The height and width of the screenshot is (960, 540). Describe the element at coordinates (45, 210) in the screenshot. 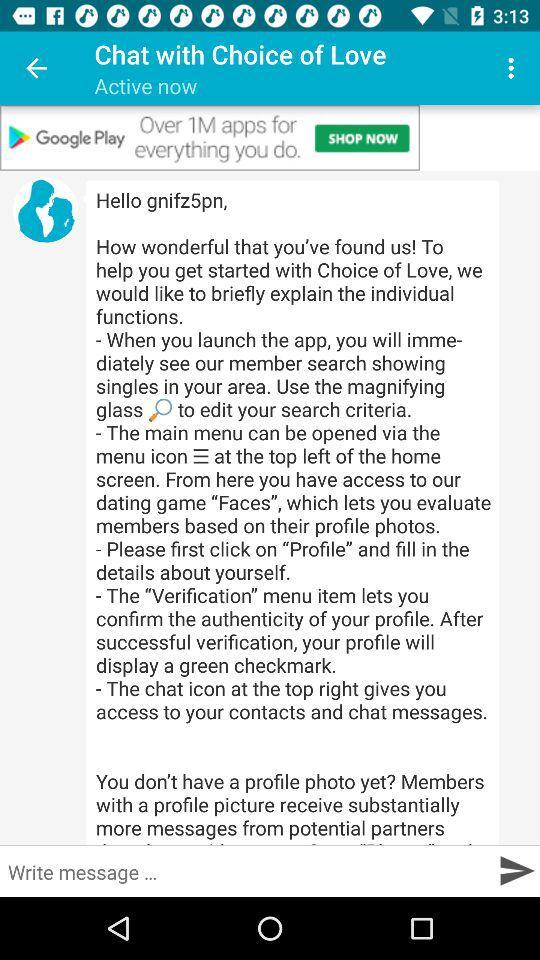

I see `logo of sender` at that location.